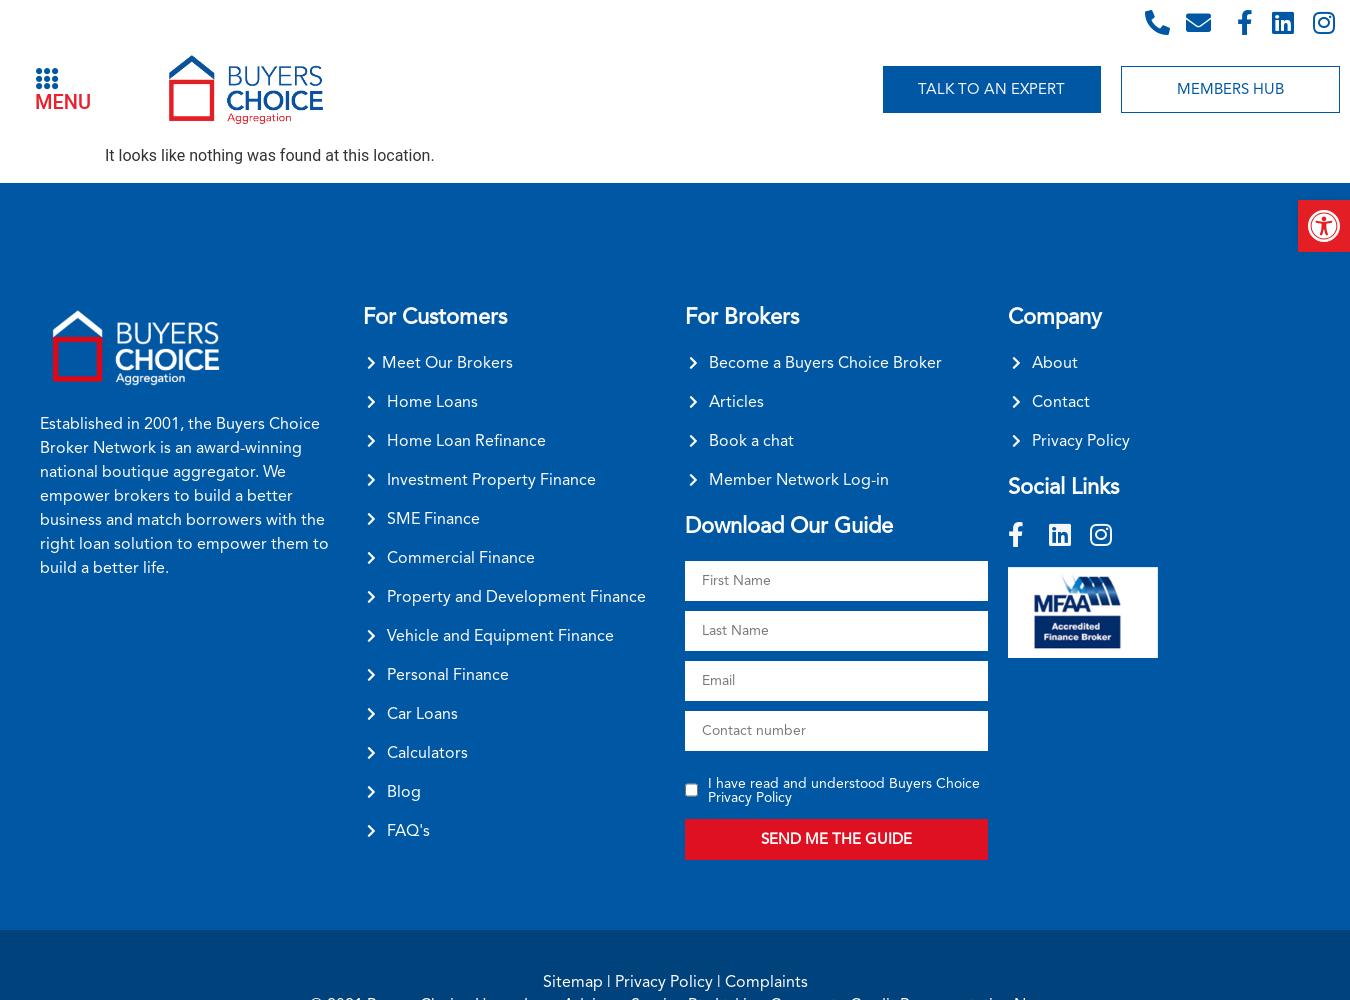  What do you see at coordinates (421, 712) in the screenshot?
I see `'Car Loans'` at bounding box center [421, 712].